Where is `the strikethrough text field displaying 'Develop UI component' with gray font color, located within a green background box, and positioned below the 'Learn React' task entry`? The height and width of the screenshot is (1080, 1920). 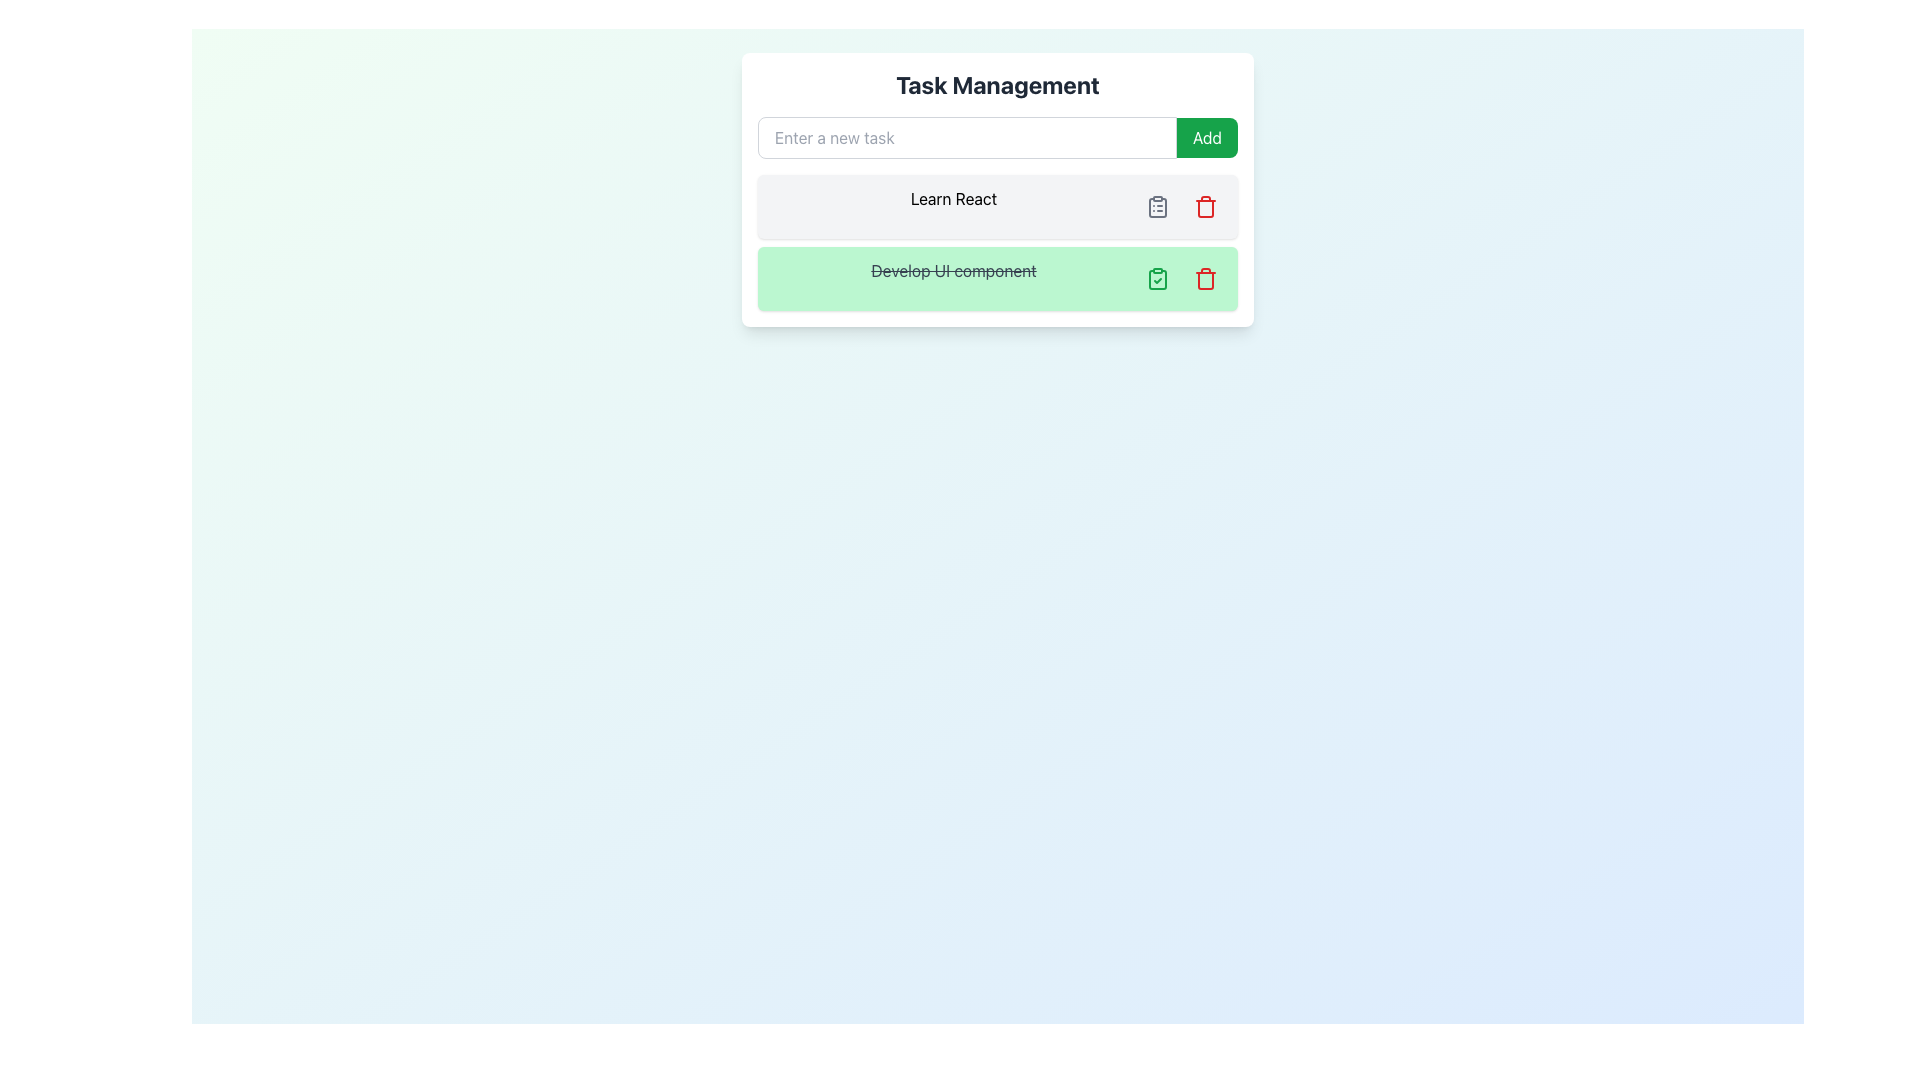
the strikethrough text field displaying 'Develop UI component' with gray font color, located within a green background box, and positioned below the 'Learn React' task entry is located at coordinates (953, 278).